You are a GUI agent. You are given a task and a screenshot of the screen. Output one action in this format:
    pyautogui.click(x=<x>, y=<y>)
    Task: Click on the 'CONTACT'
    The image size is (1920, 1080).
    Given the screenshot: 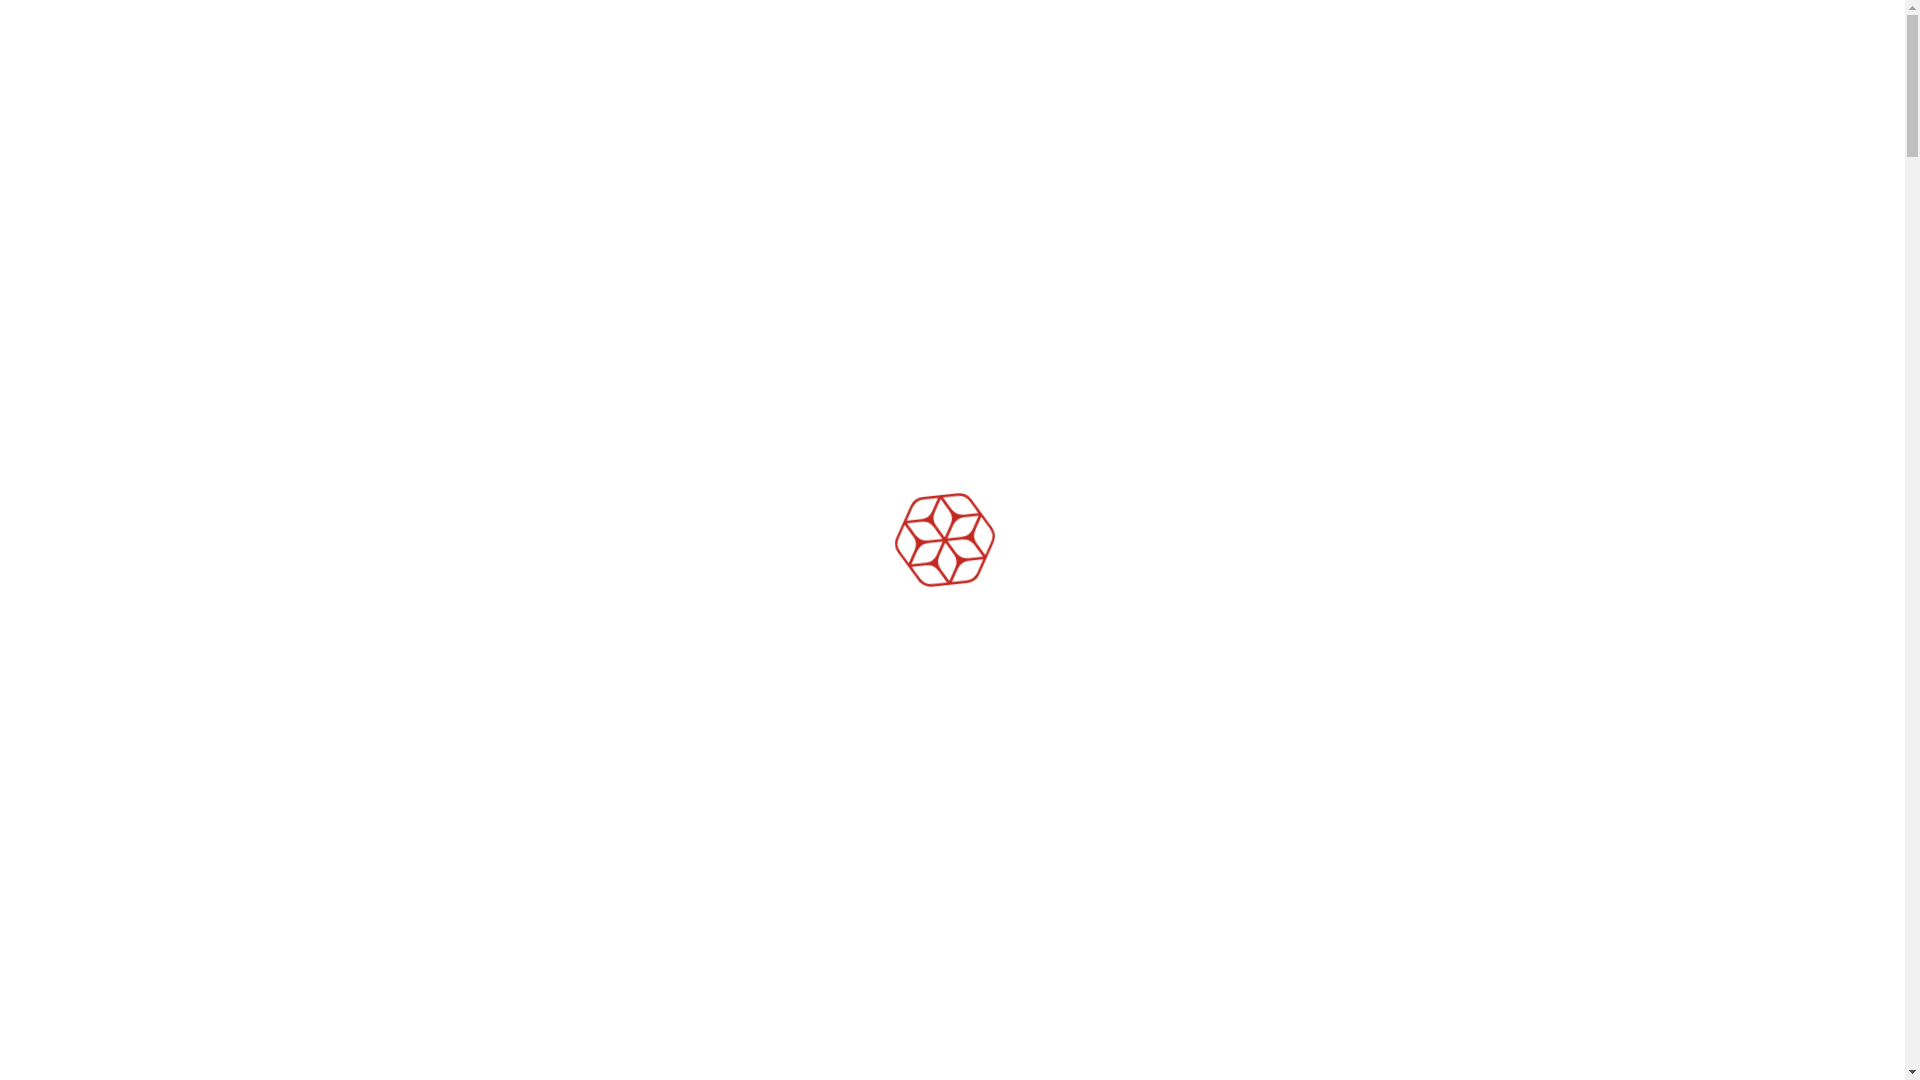 What is the action you would take?
    pyautogui.click(x=1460, y=68)
    